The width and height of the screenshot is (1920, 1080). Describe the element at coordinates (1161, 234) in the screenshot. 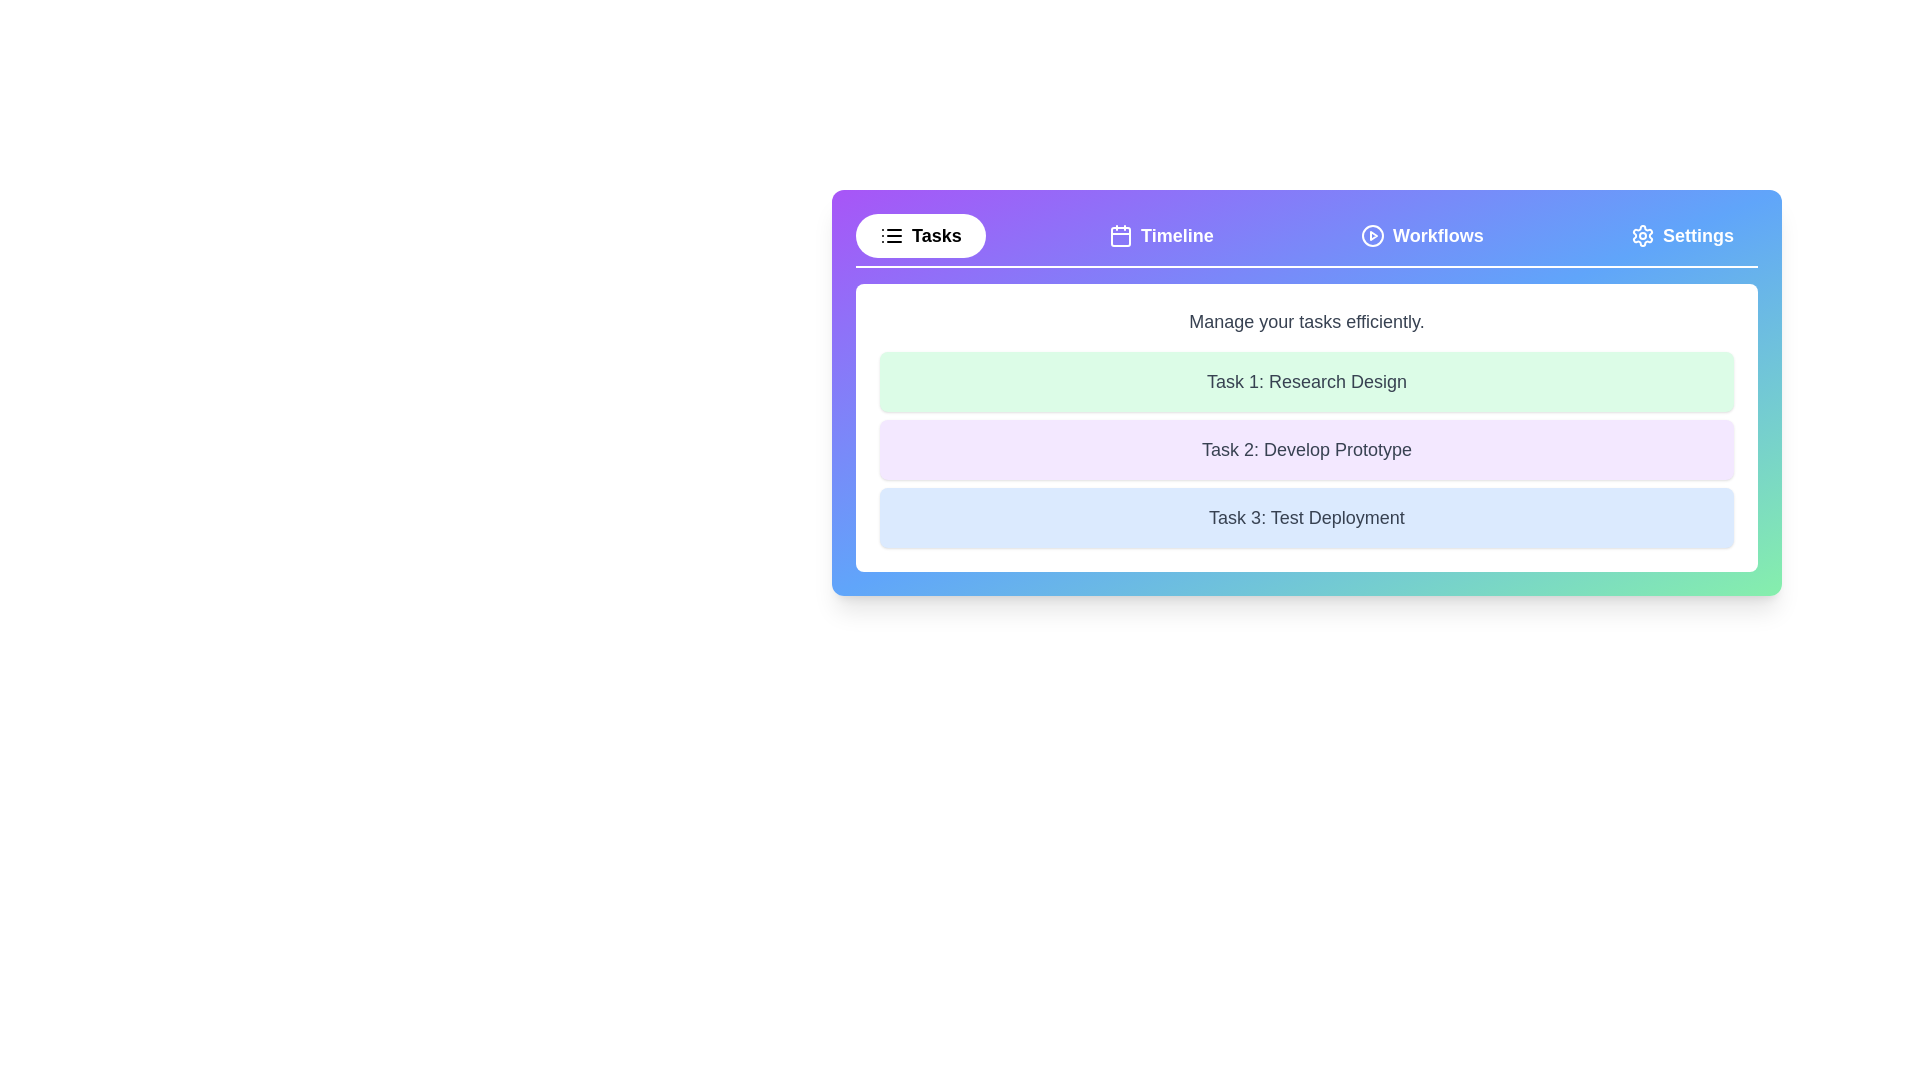

I see `the button labeled Timeline to observe its hover effect` at that location.